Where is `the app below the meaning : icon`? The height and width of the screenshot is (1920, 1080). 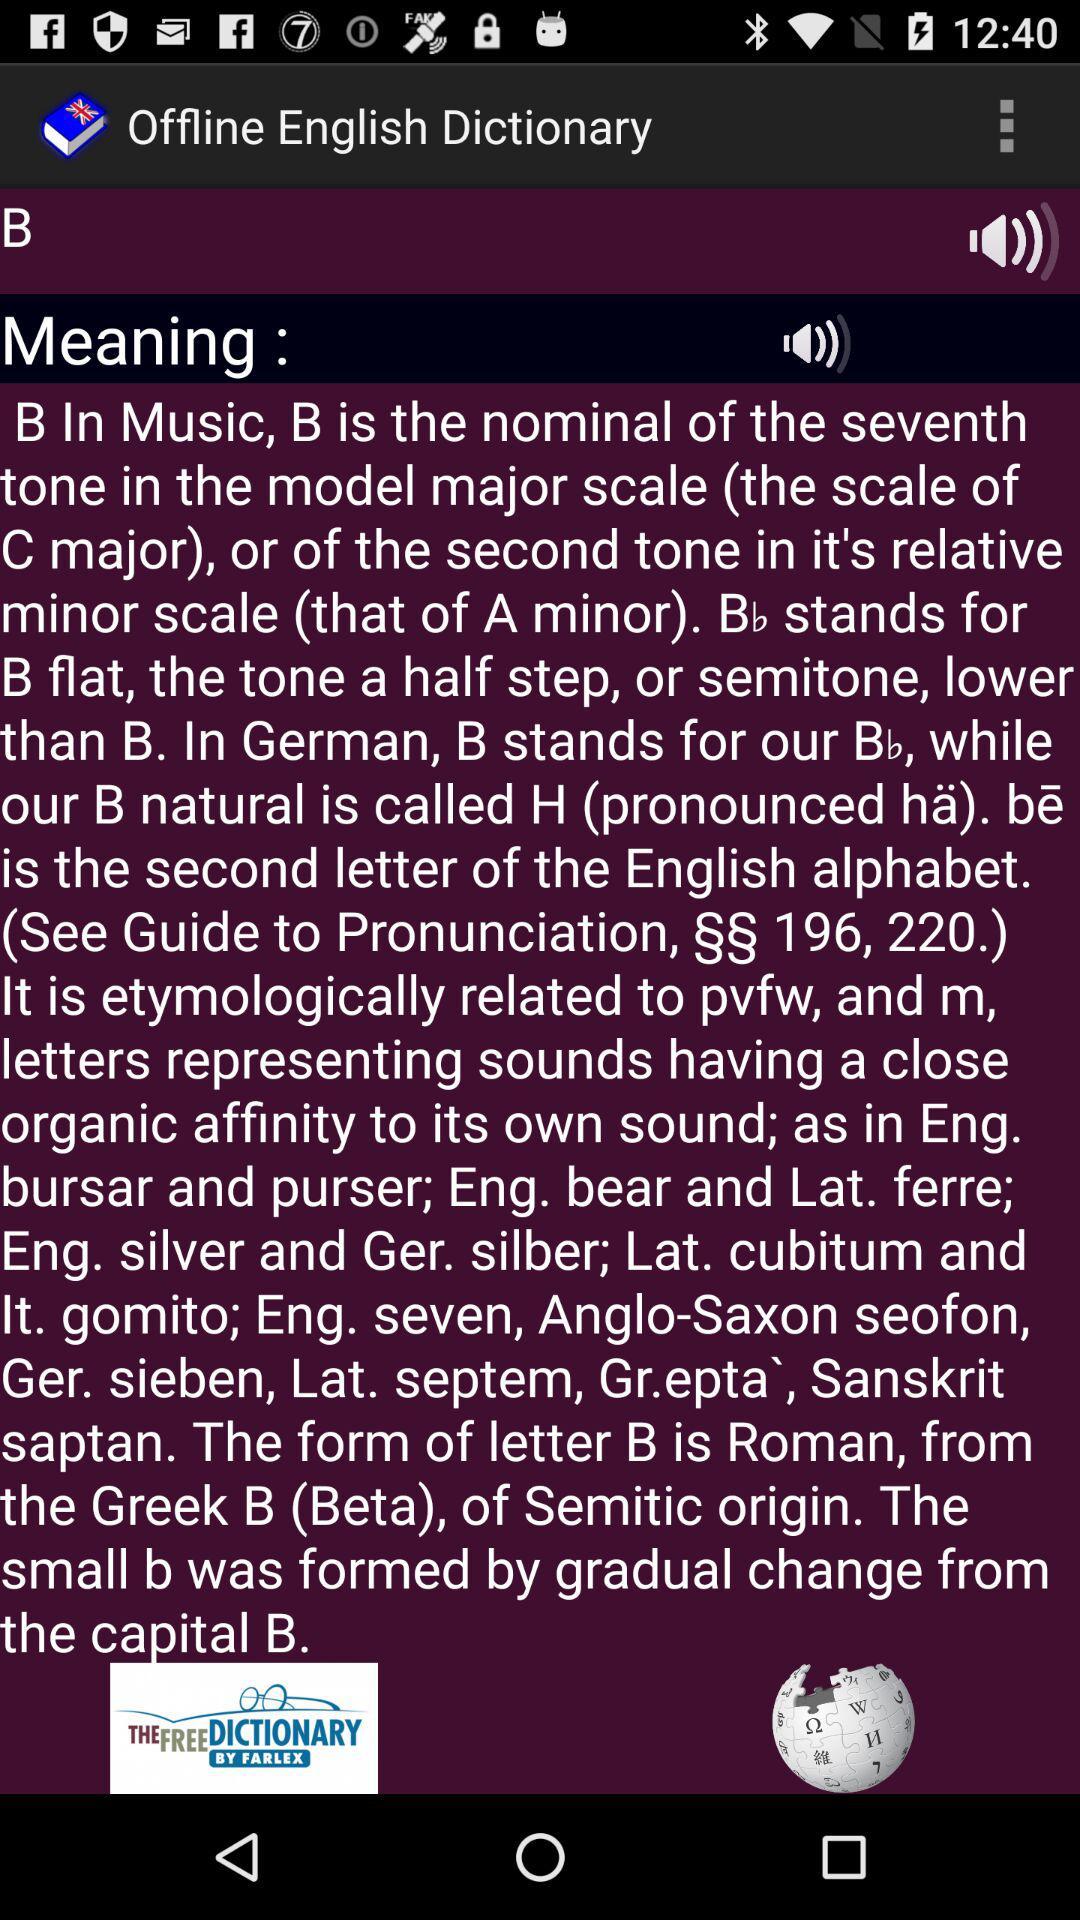
the app below the meaning : icon is located at coordinates (540, 1022).